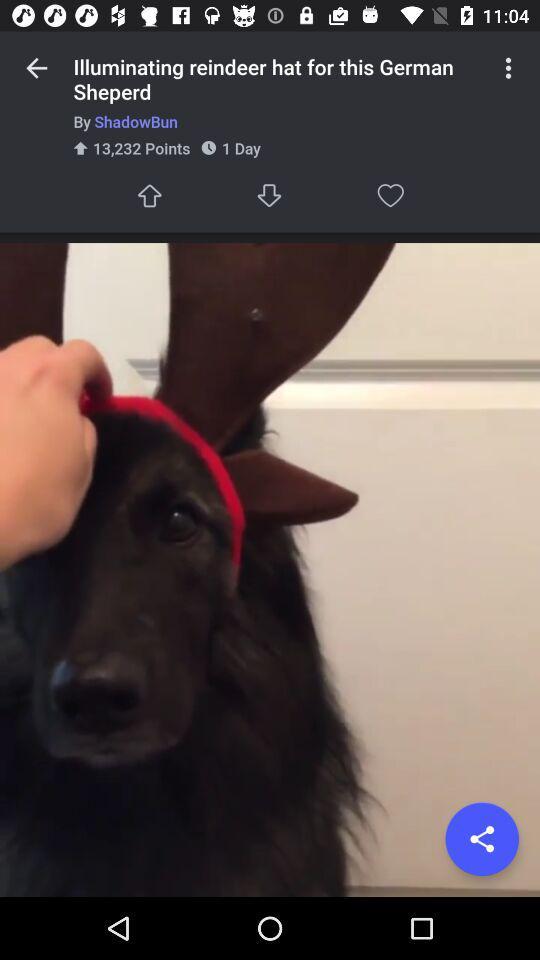 Image resolution: width=540 pixels, height=960 pixels. Describe the element at coordinates (270, 195) in the screenshot. I see `next` at that location.